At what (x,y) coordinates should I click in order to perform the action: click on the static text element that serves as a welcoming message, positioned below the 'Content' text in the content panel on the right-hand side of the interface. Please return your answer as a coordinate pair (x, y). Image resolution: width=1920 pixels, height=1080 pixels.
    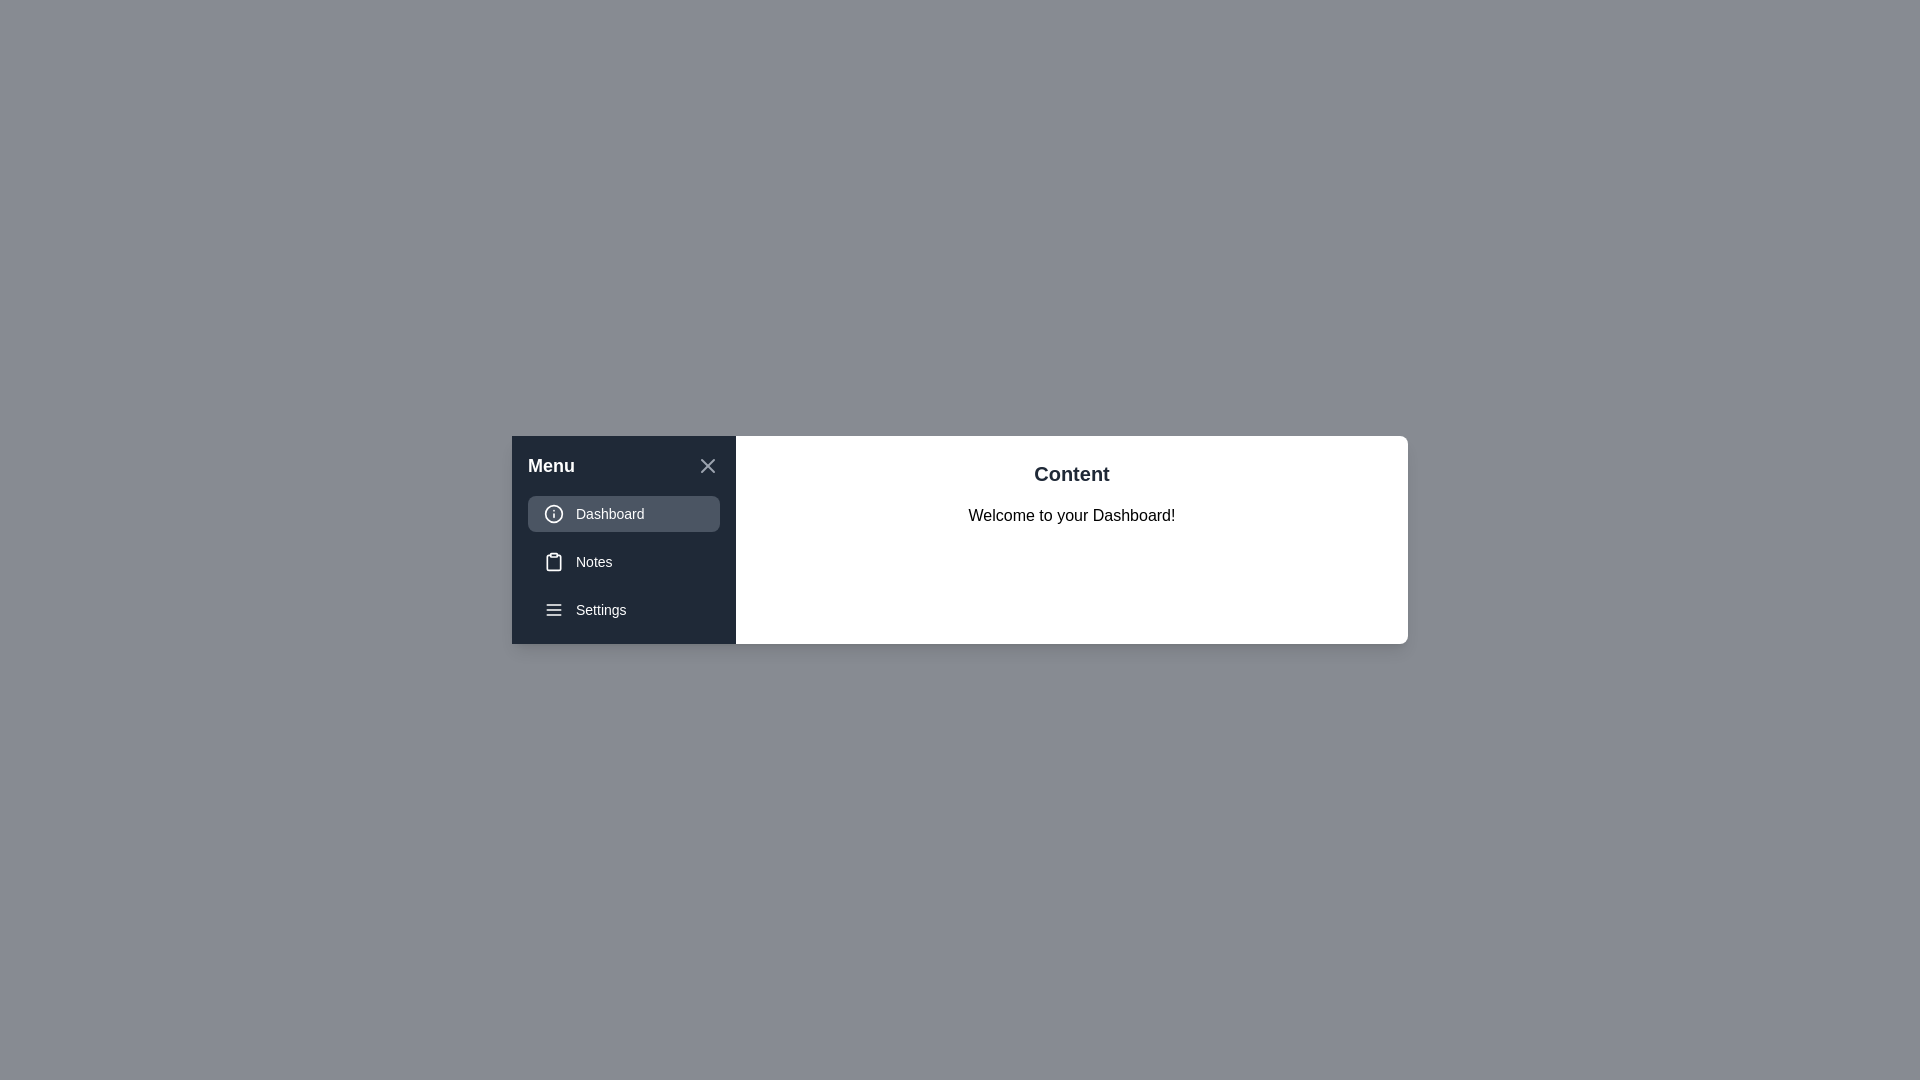
    Looking at the image, I should click on (1070, 515).